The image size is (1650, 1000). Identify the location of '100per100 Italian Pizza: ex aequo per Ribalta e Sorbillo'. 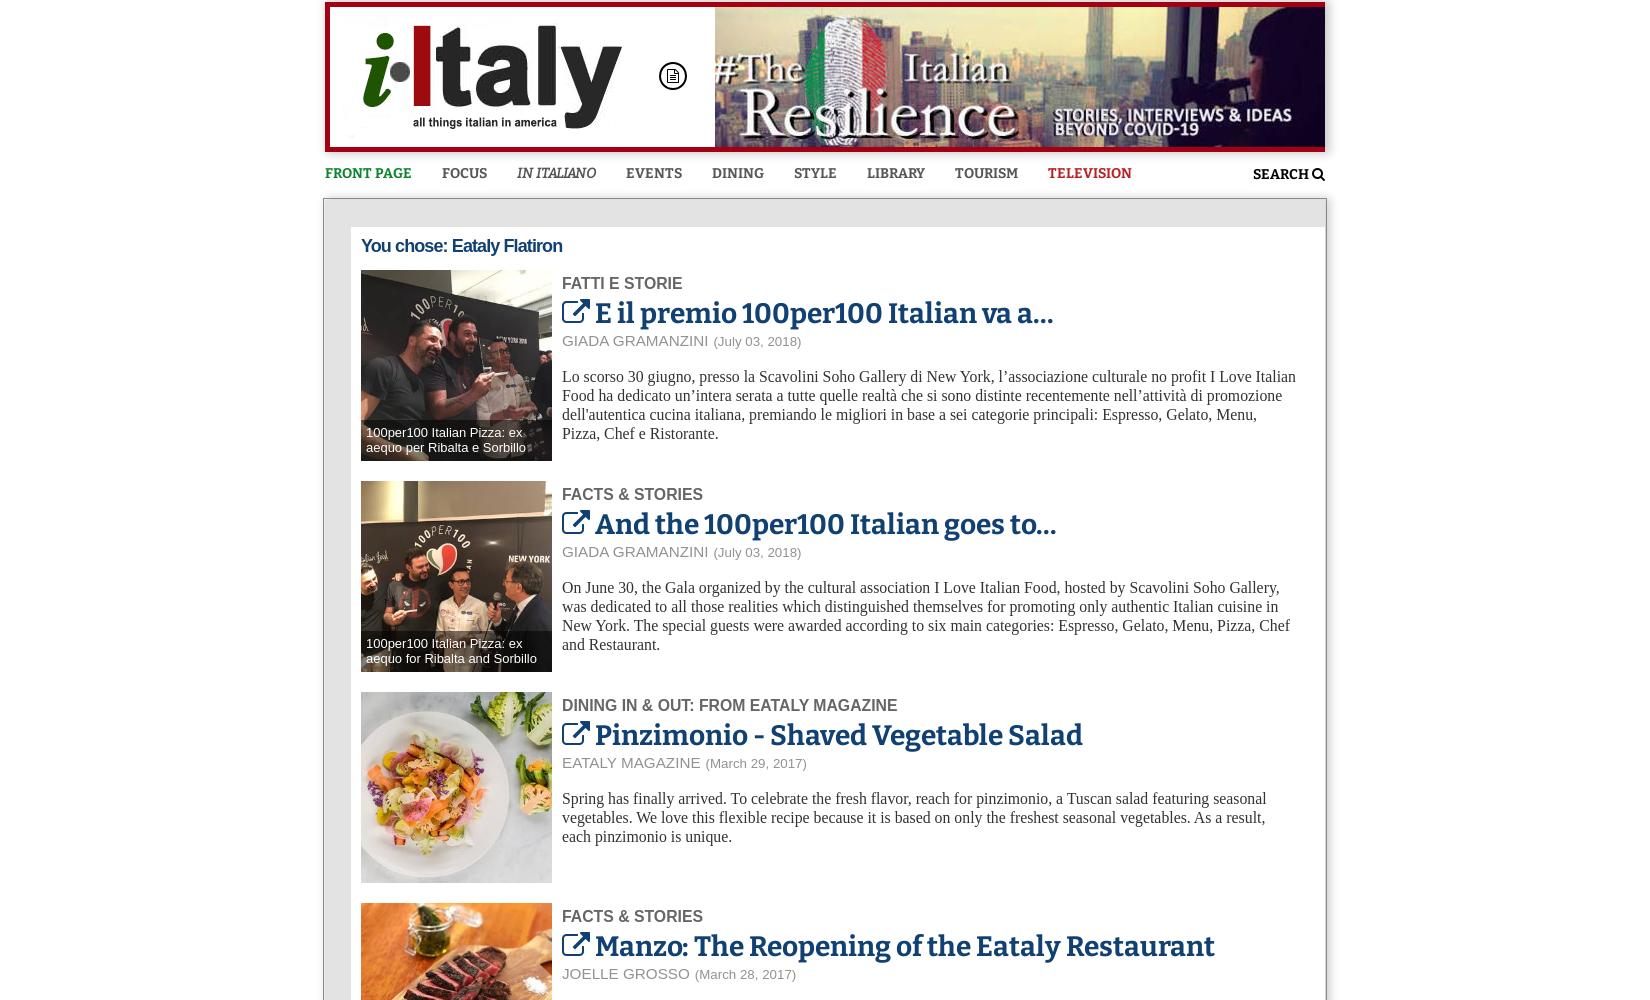
(365, 438).